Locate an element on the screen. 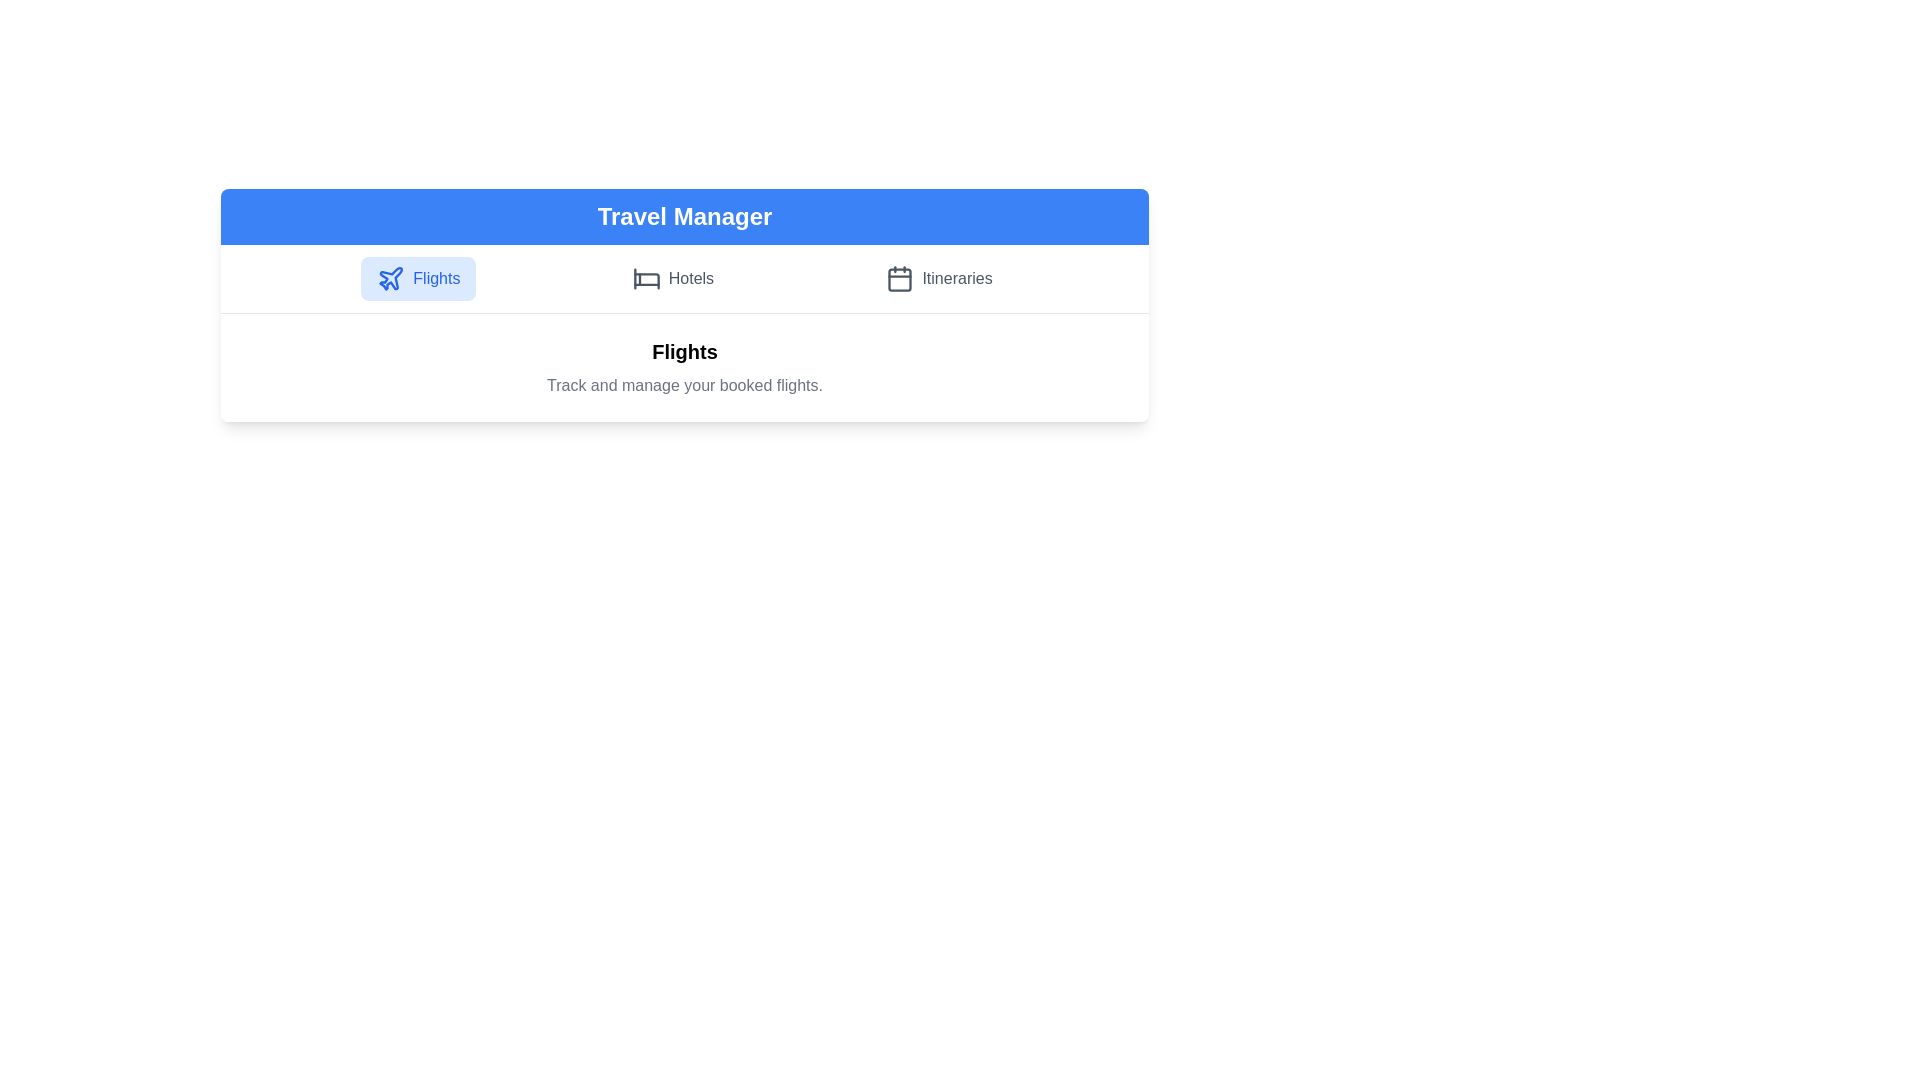 This screenshot has width=1920, height=1080. the tab labeled Hotels to see its hover effect is located at coordinates (673, 278).